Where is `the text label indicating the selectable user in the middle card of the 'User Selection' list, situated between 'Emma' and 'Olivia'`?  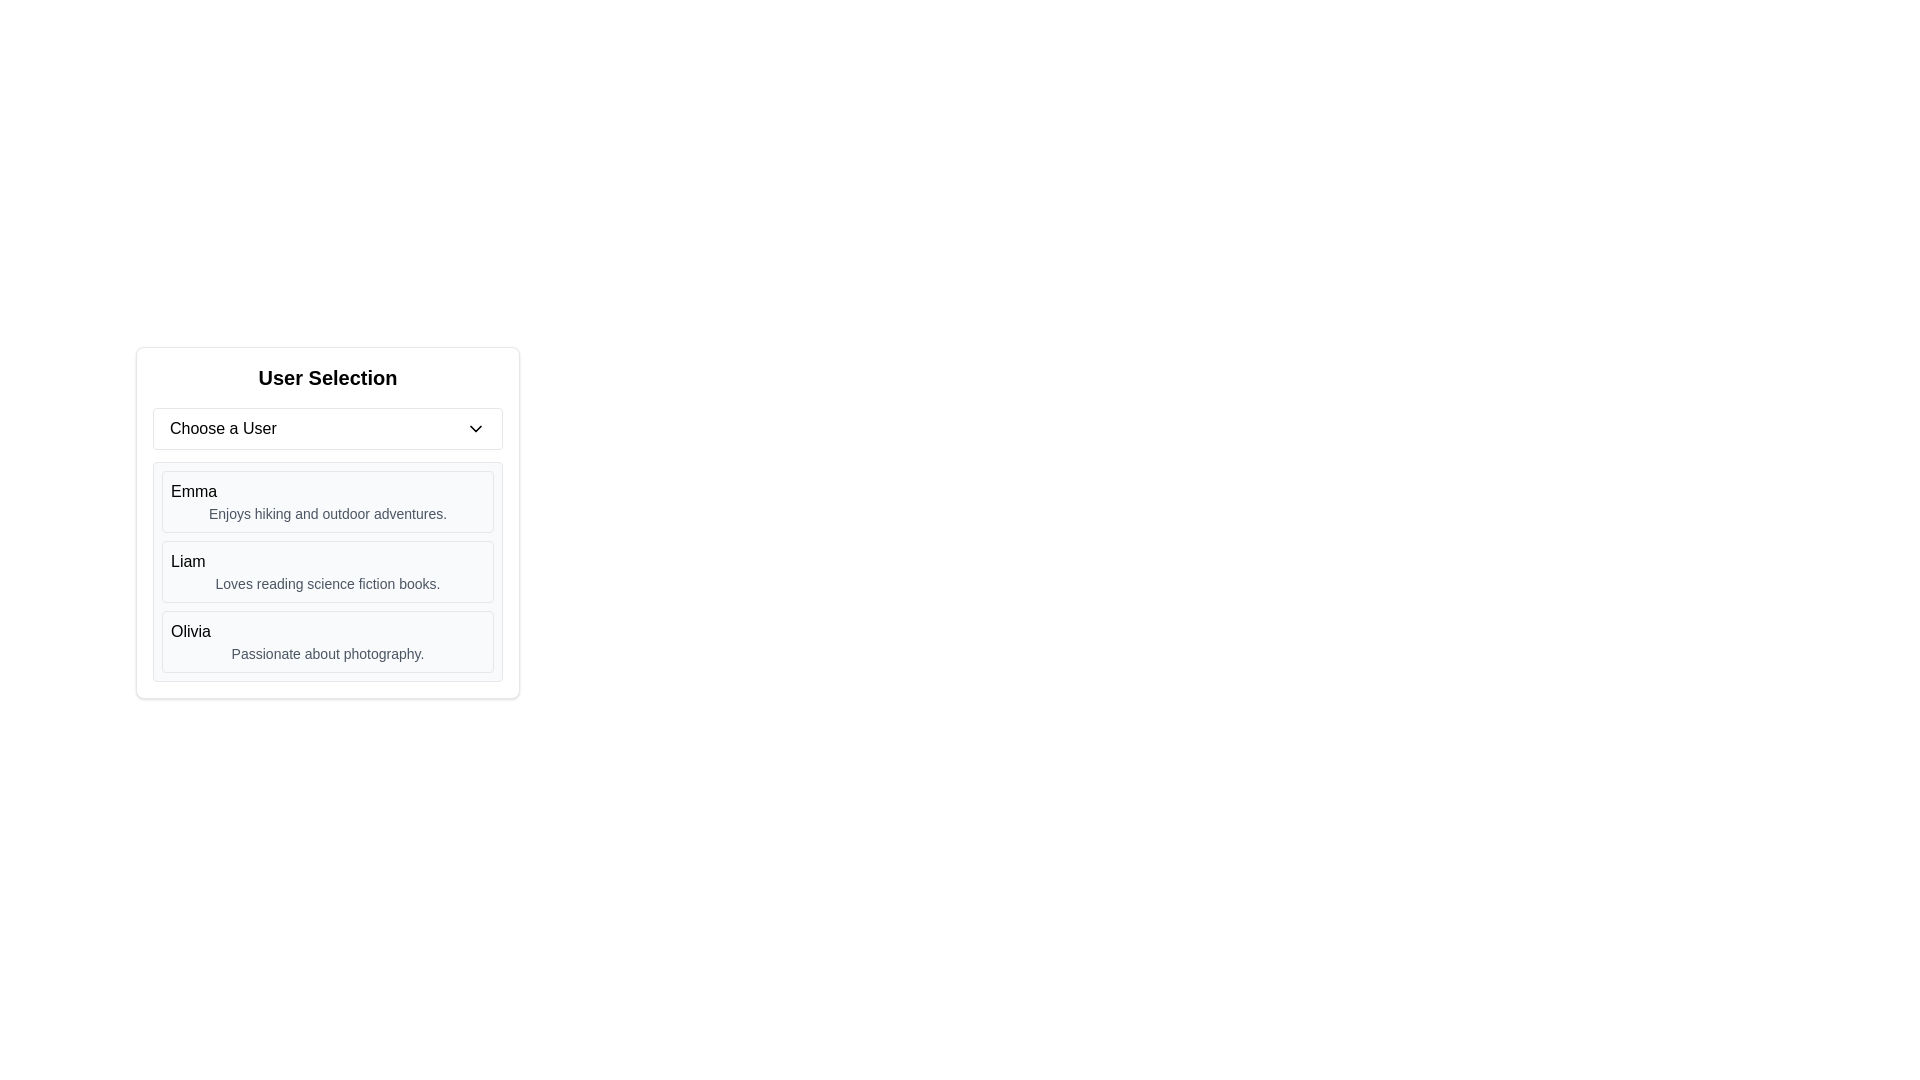
the text label indicating the selectable user in the middle card of the 'User Selection' list, situated between 'Emma' and 'Olivia' is located at coordinates (188, 562).